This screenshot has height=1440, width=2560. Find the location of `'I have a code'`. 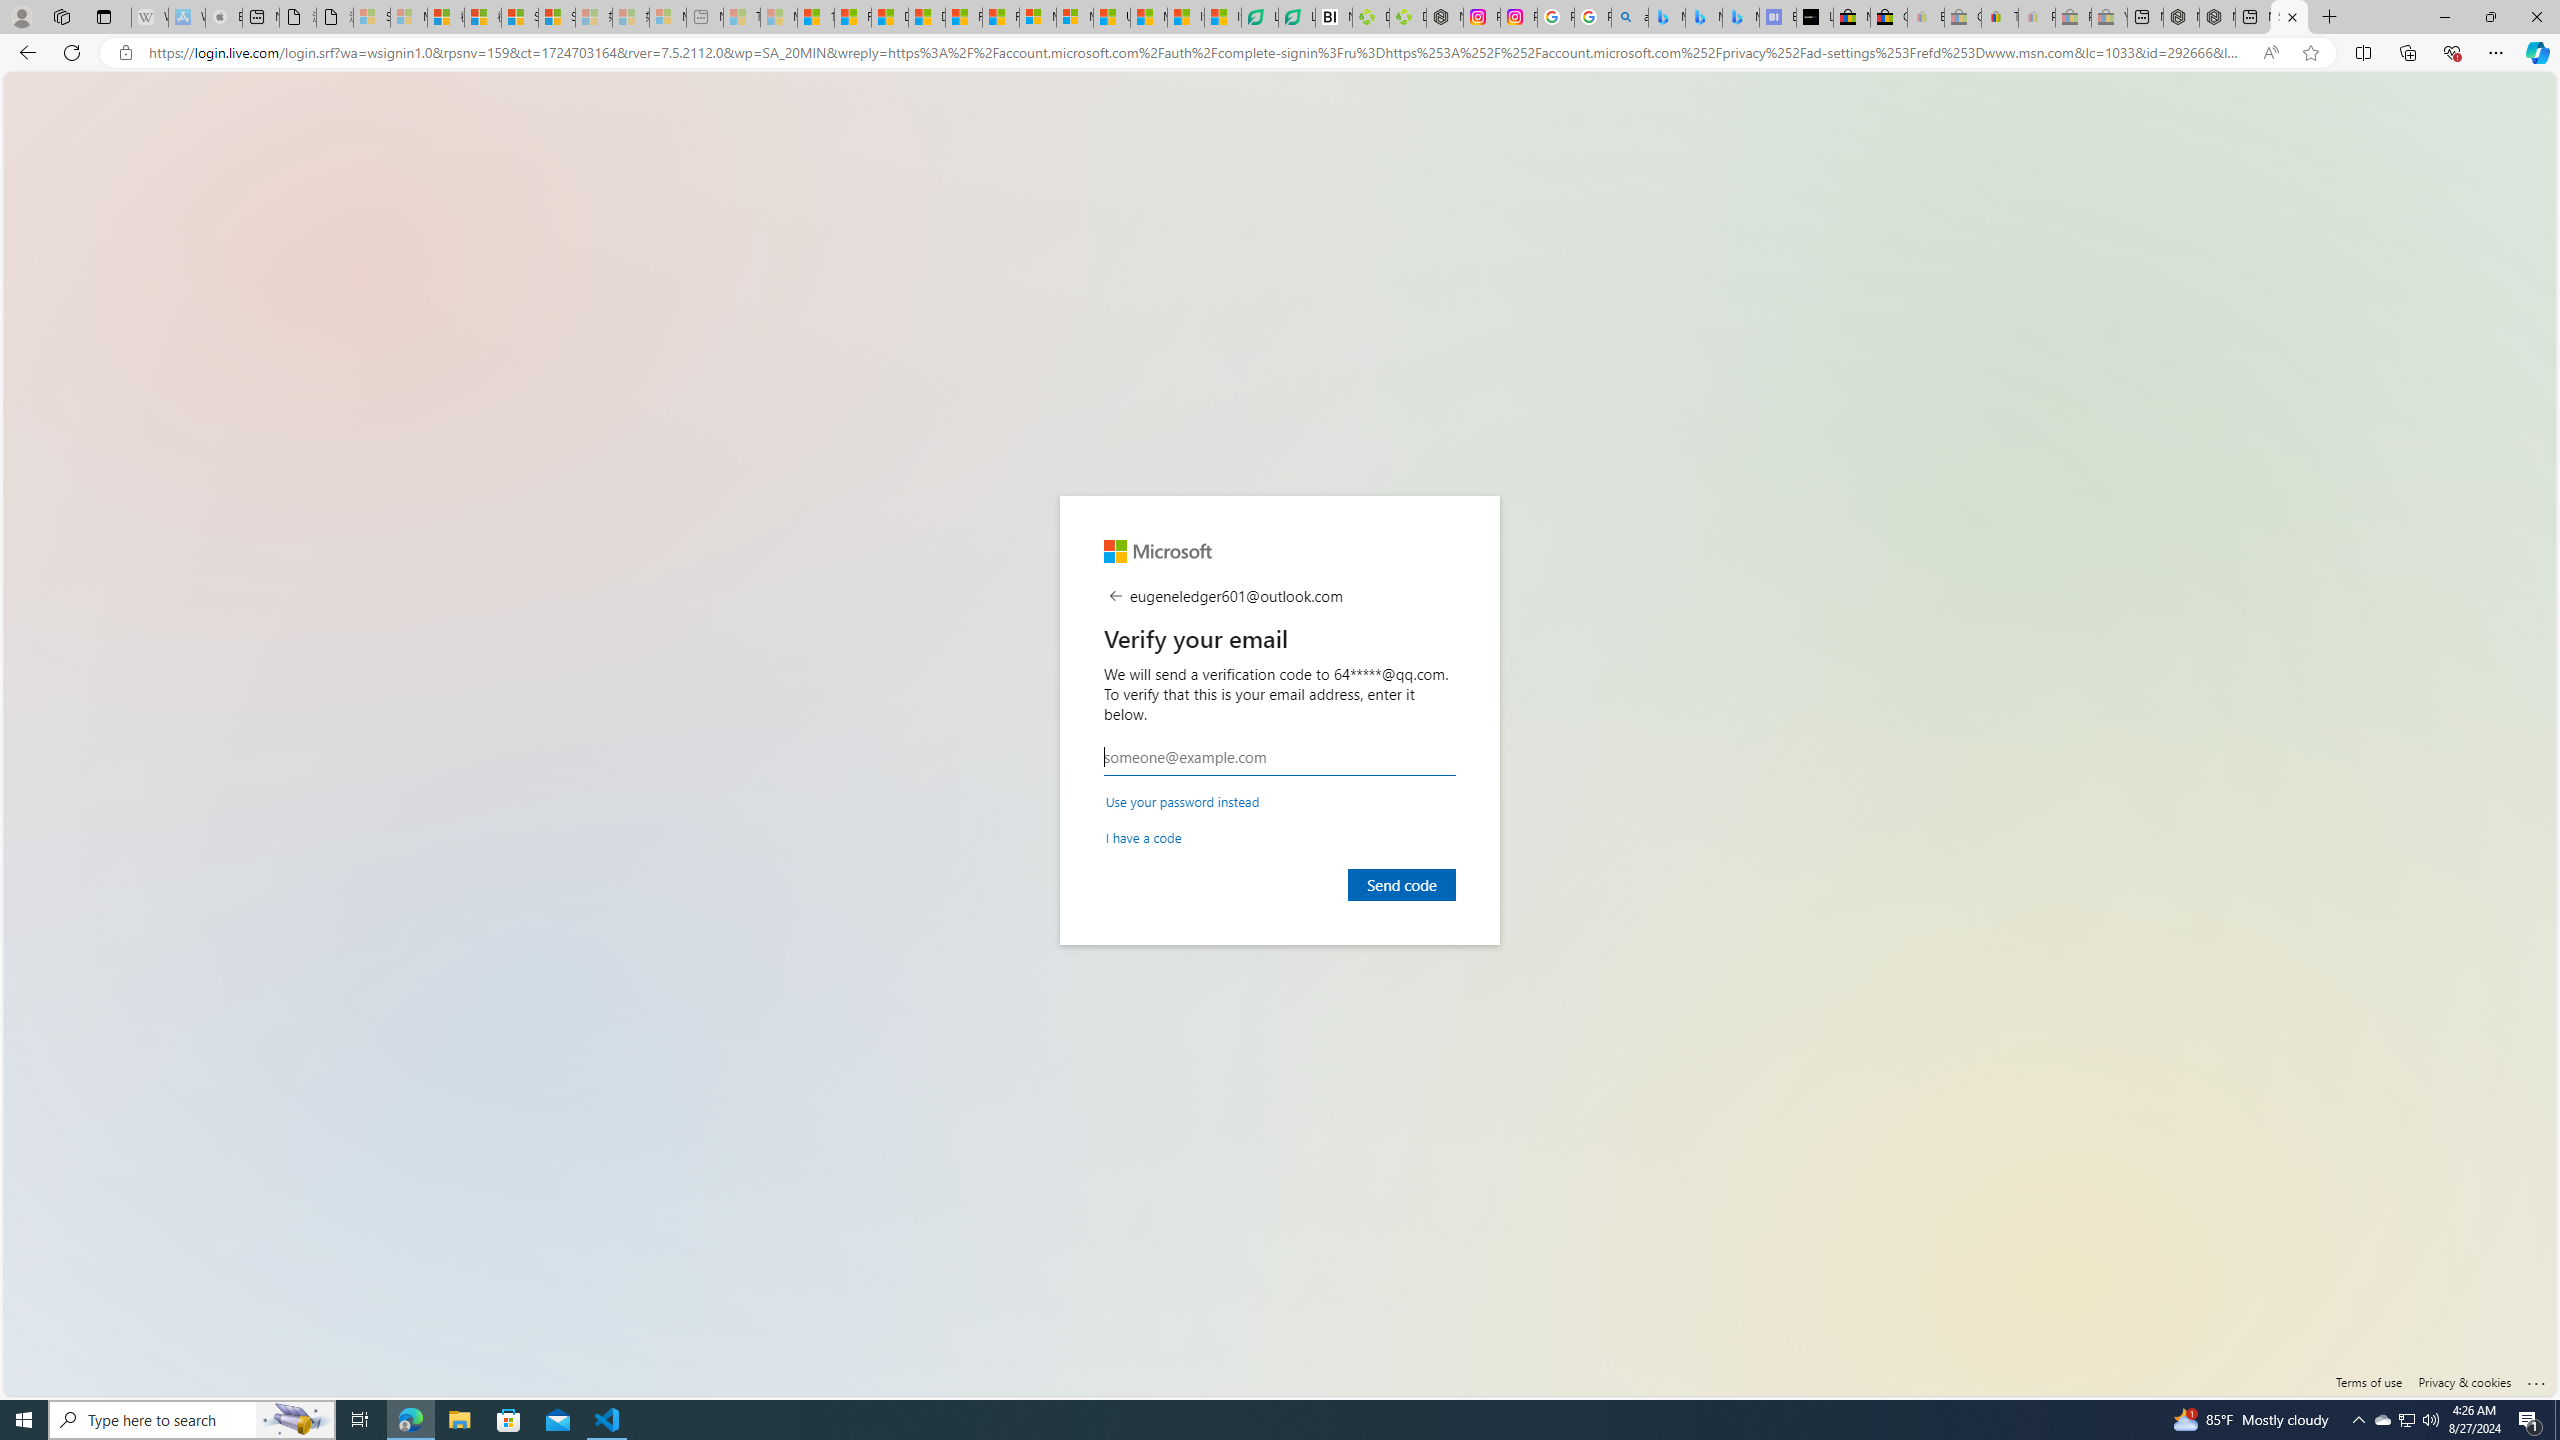

'I have a code' is located at coordinates (1144, 836).